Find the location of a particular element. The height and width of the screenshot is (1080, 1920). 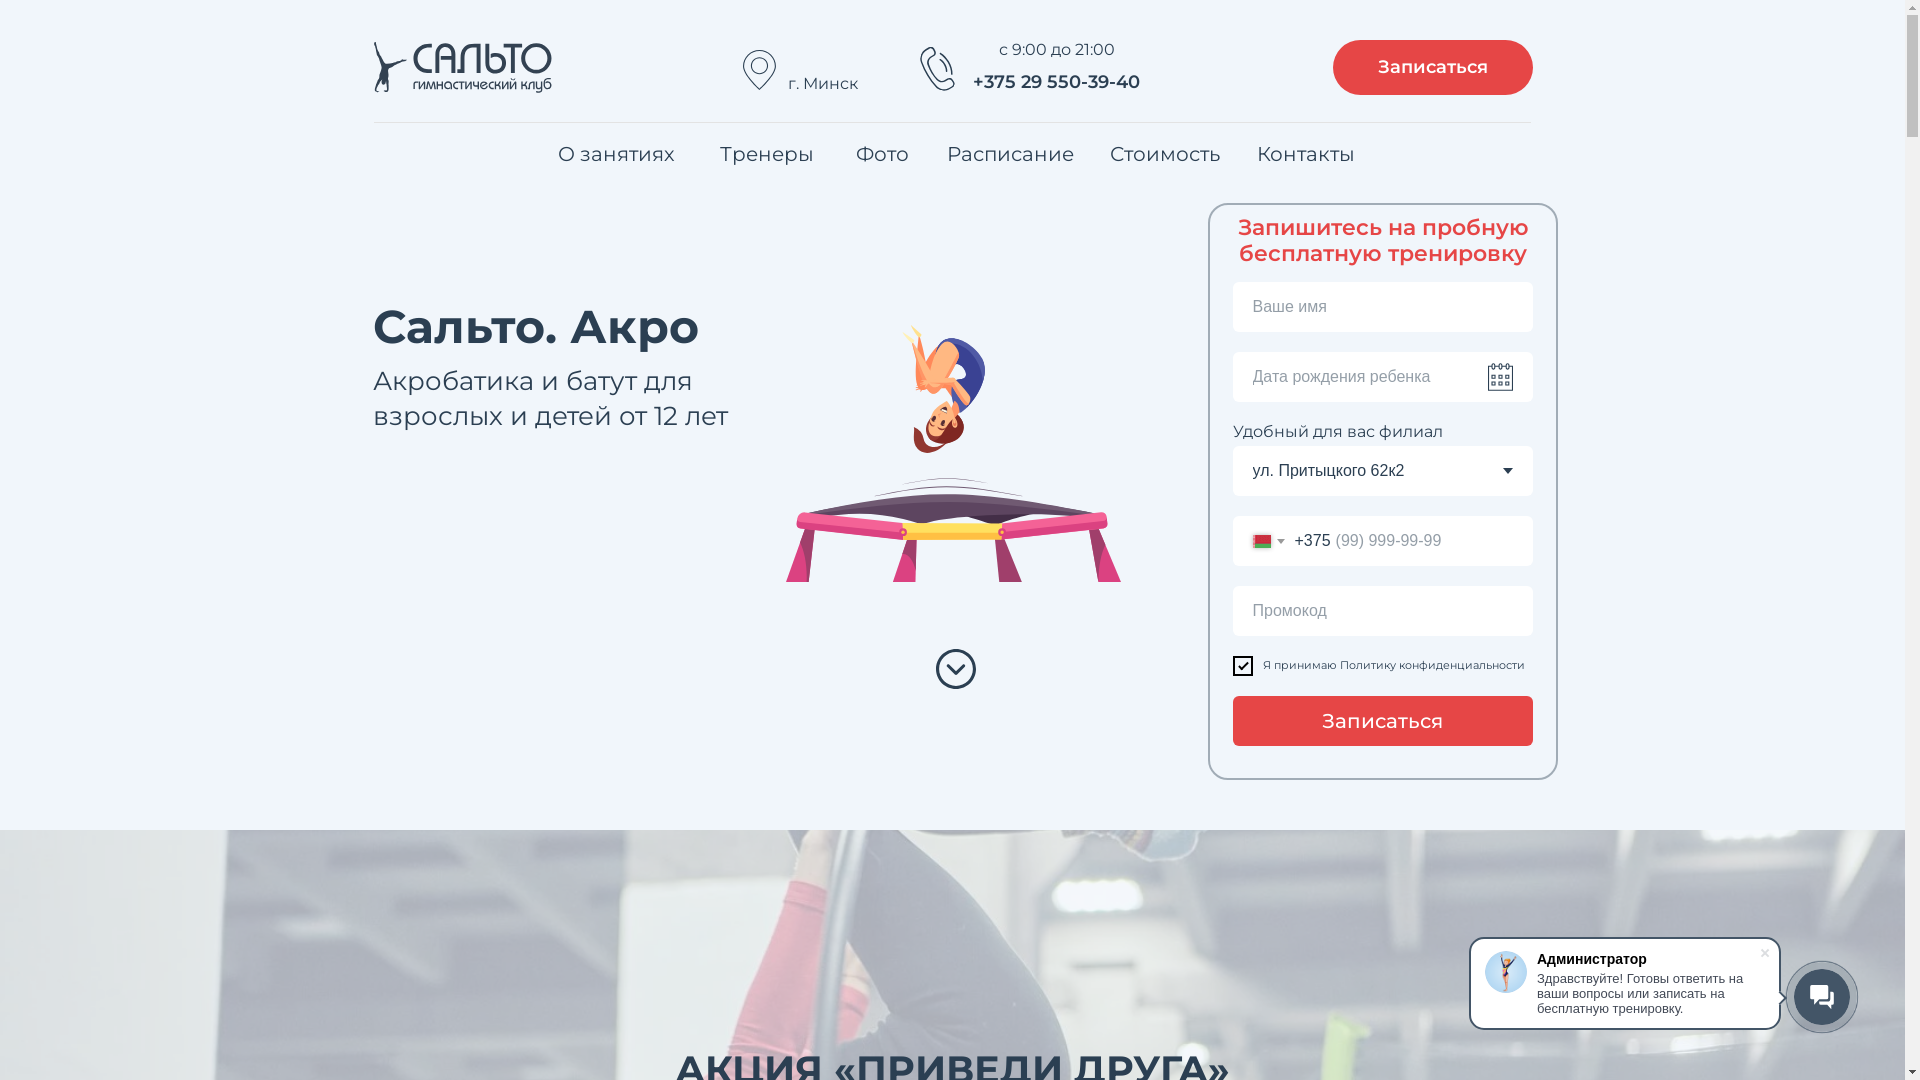

'+375 29 550-39-40' is located at coordinates (1055, 82).